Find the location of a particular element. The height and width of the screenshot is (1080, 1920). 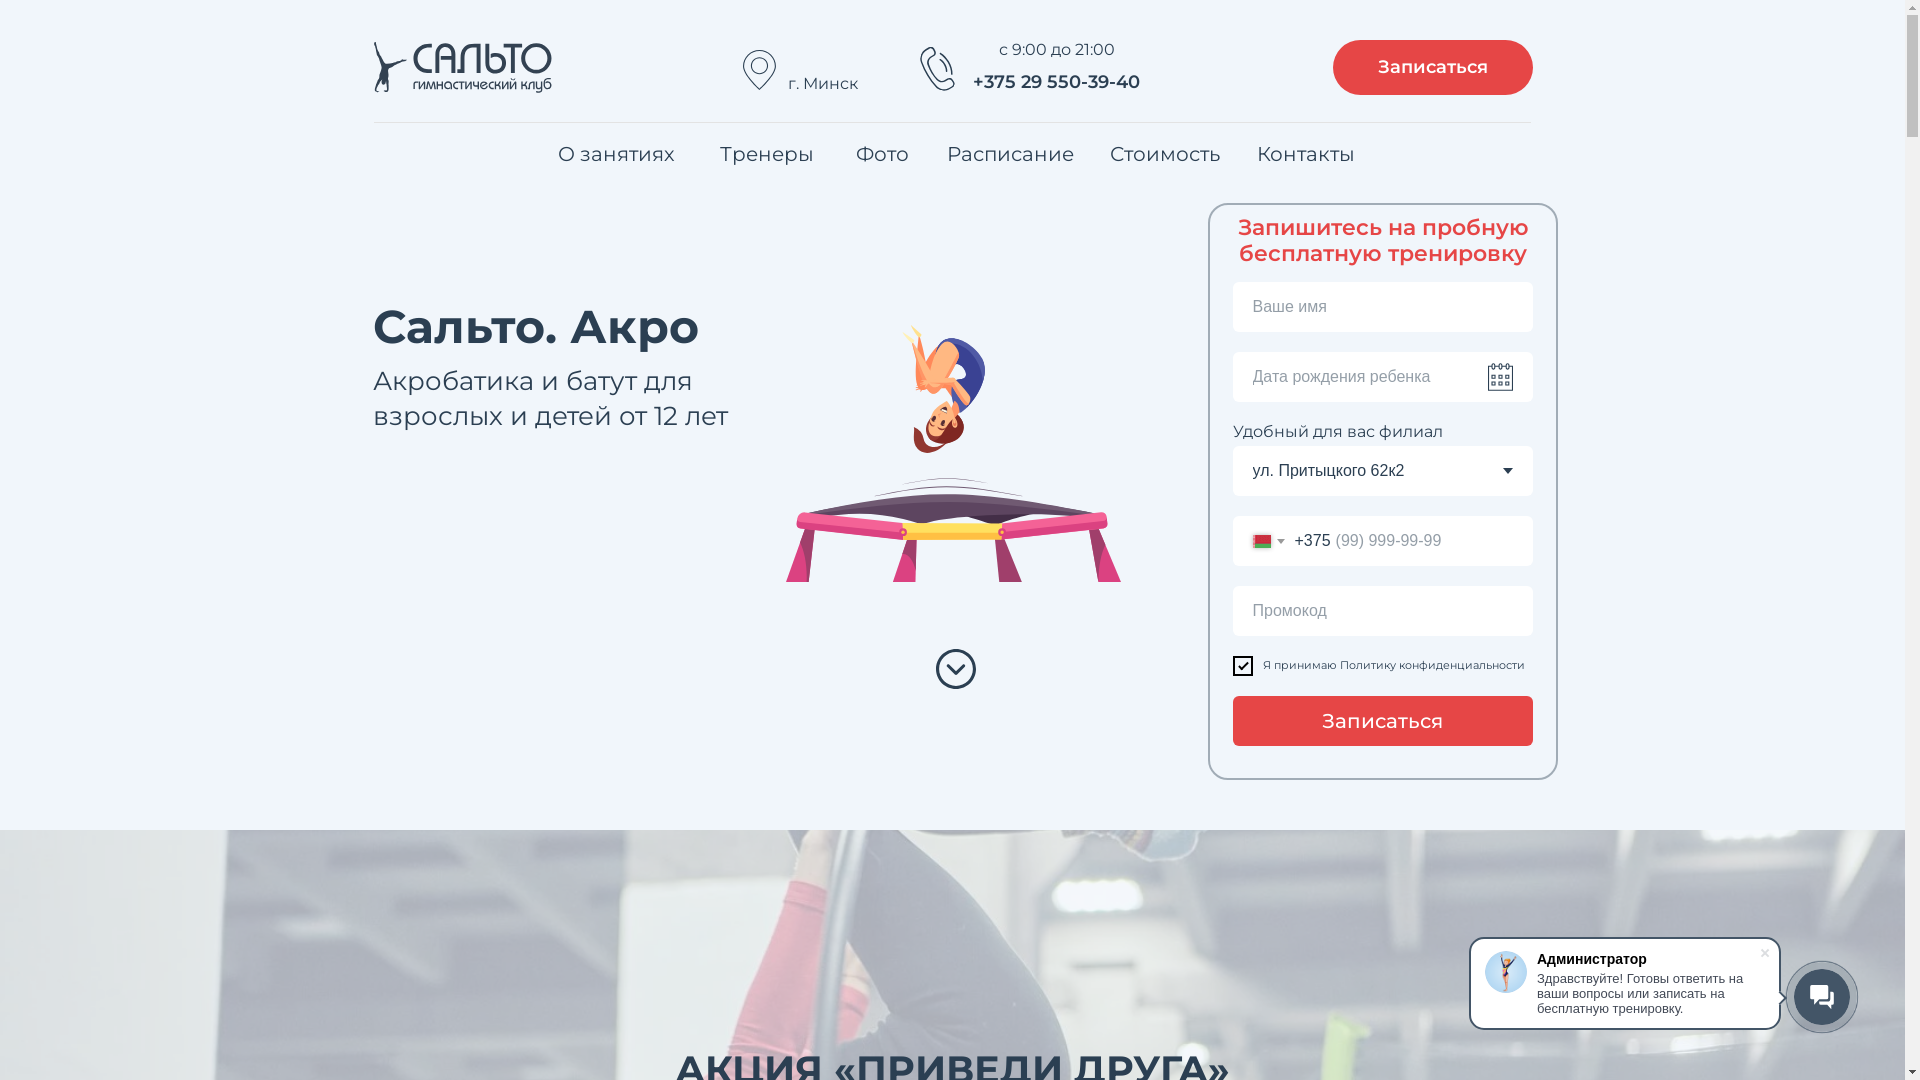

'+375 29 550-39-40' is located at coordinates (1055, 82).